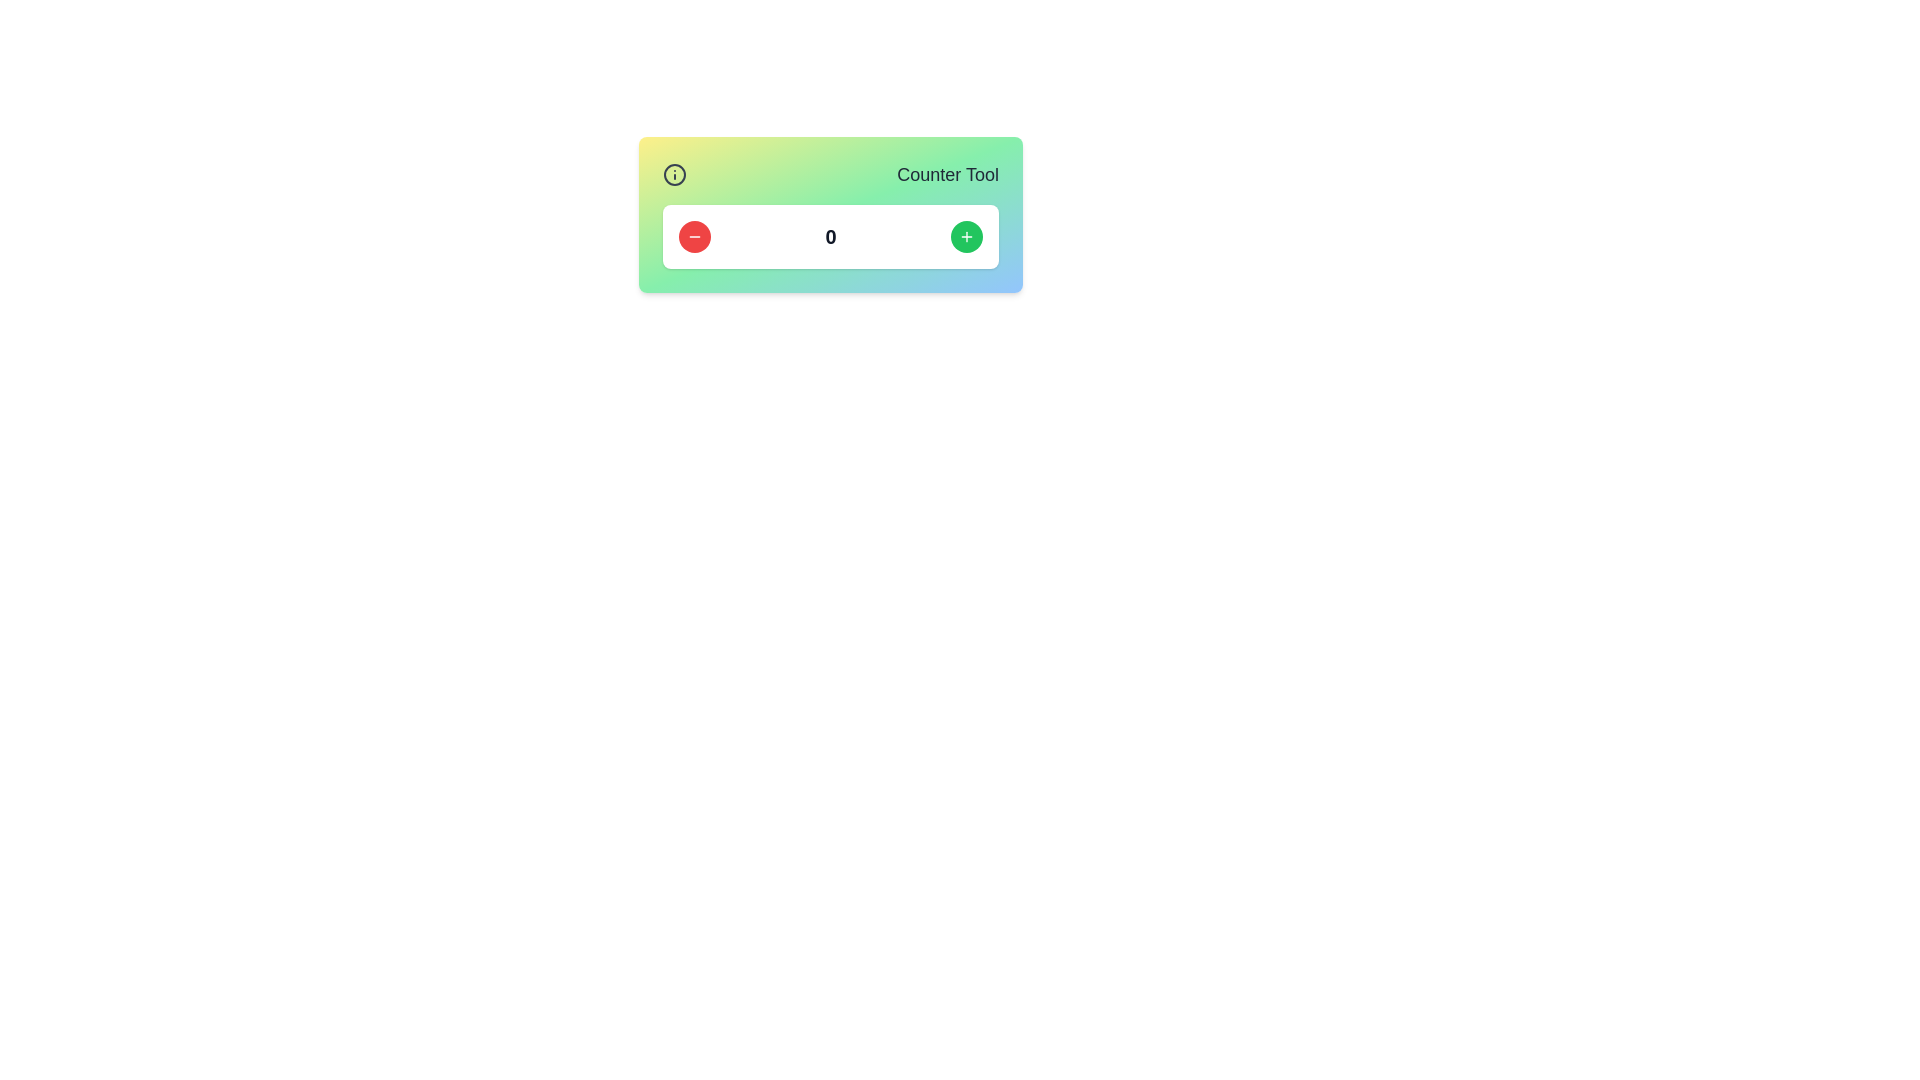  What do you see at coordinates (675, 173) in the screenshot?
I see `the circular graphic element with a dark border and light background, which is the outer circle of the information icon in the upper left corner of the 'Counter Tool' interface` at bounding box center [675, 173].